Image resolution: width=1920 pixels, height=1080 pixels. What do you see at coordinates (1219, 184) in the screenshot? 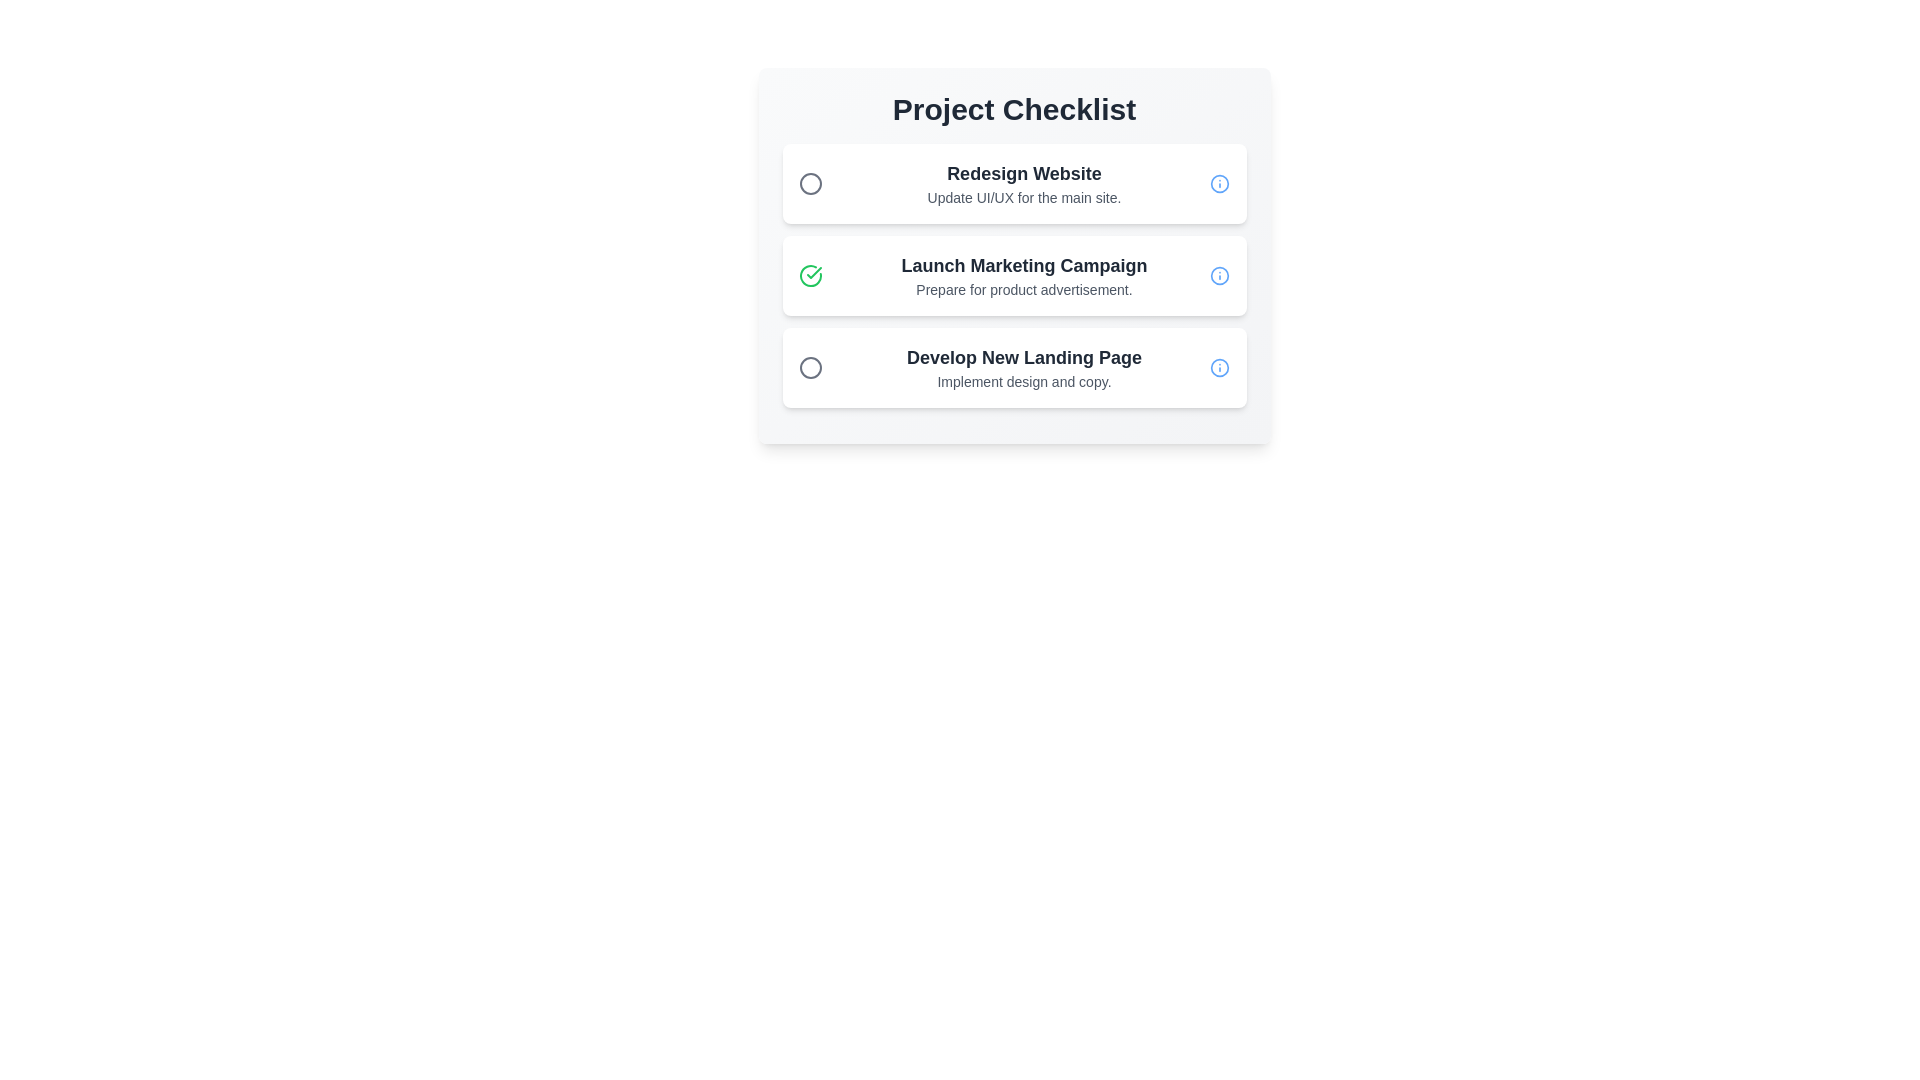
I see `the information icon for the task Redesign Website` at bounding box center [1219, 184].